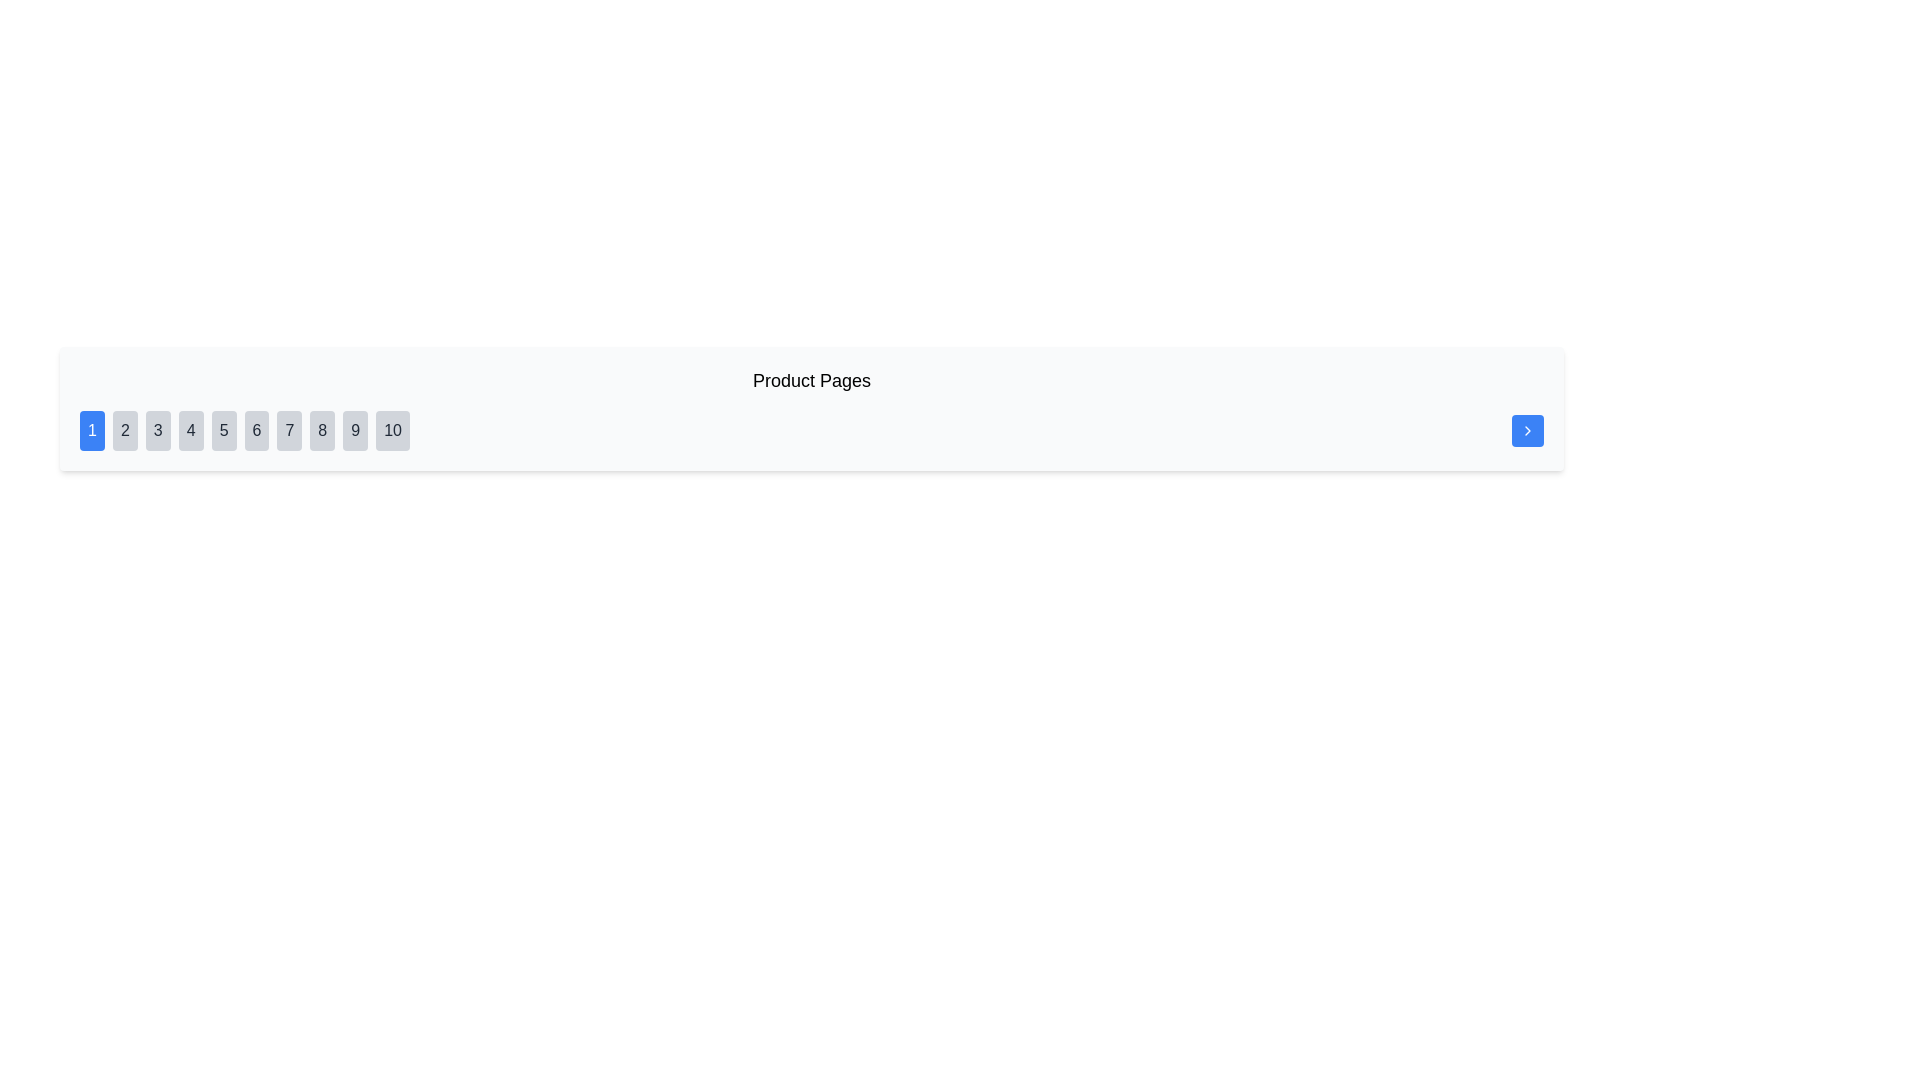  I want to click on the rounded rectangular button with a gray background and the number '6' centered inside, located in the pagination control below the 'Product Pages' title, to observe the hover effect, so click(255, 430).